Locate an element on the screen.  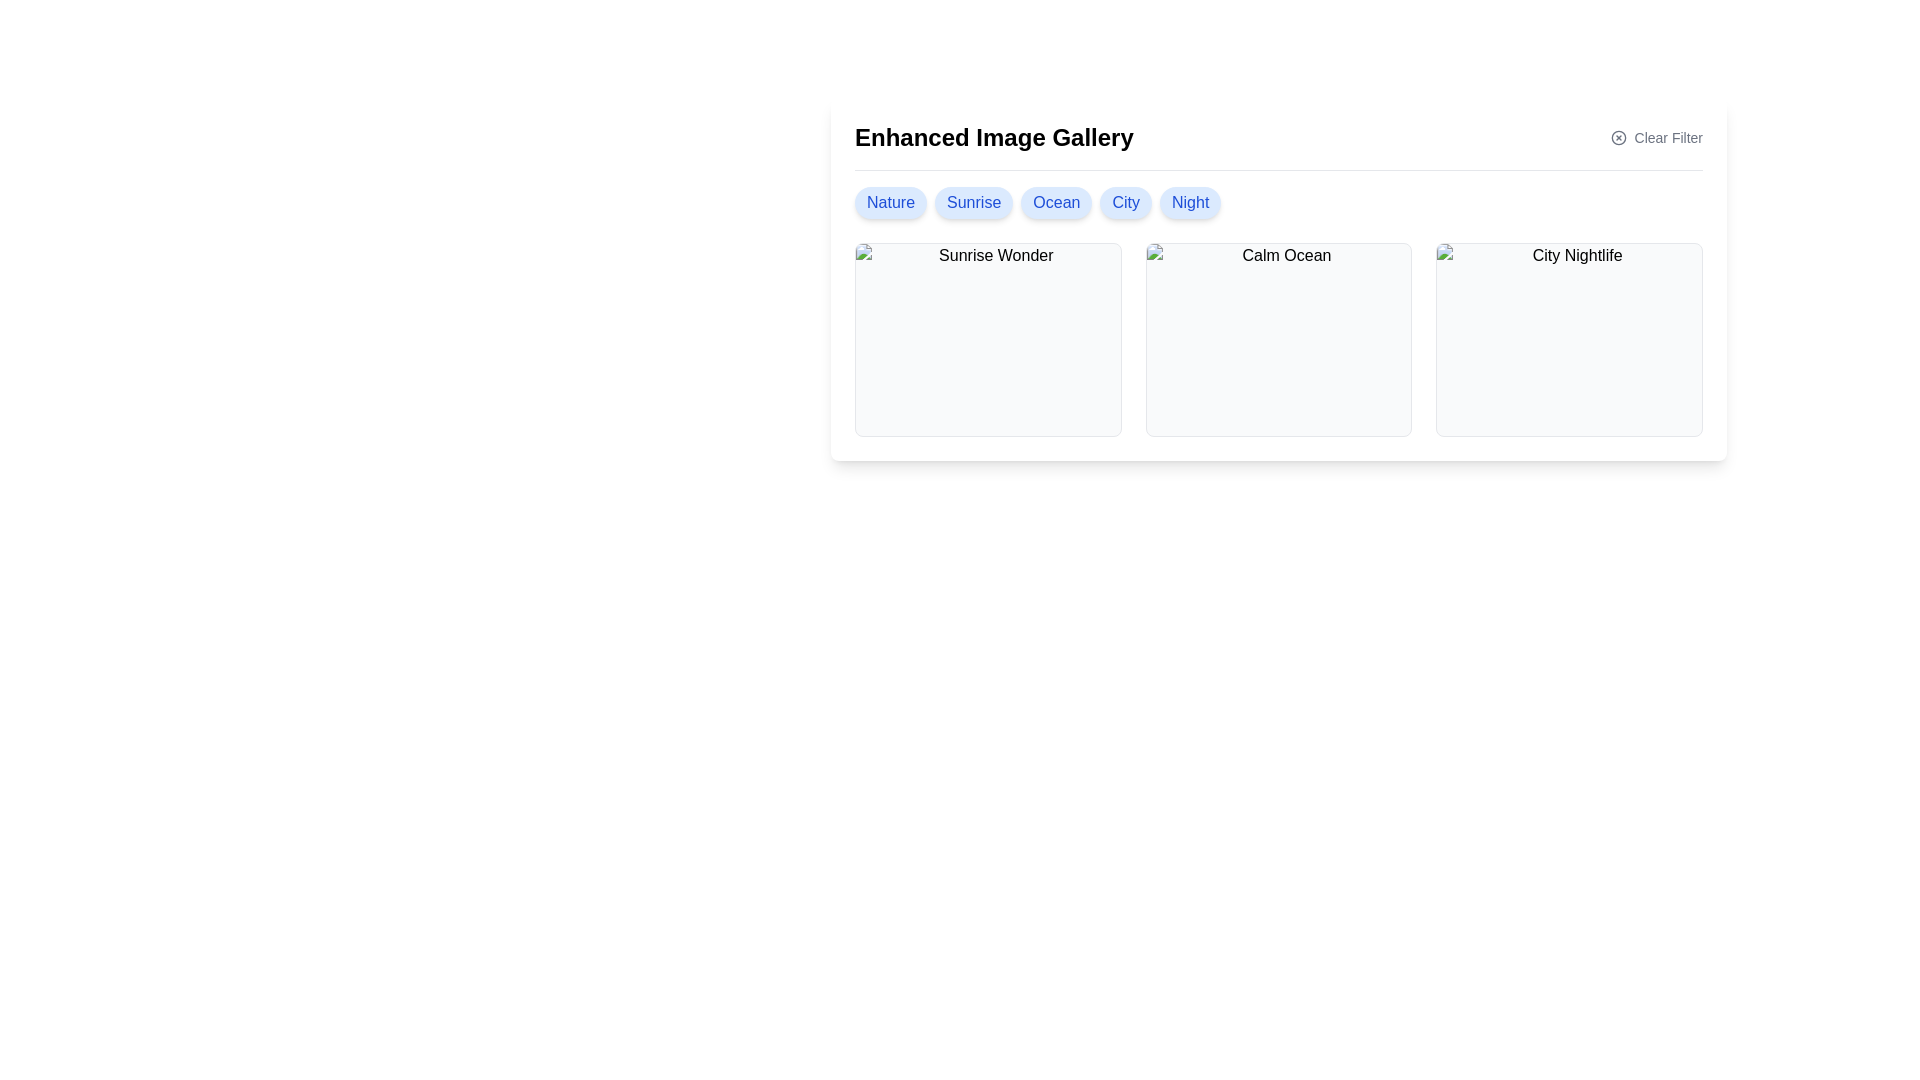
the pill-shaped button labeled 'City' is located at coordinates (1126, 203).